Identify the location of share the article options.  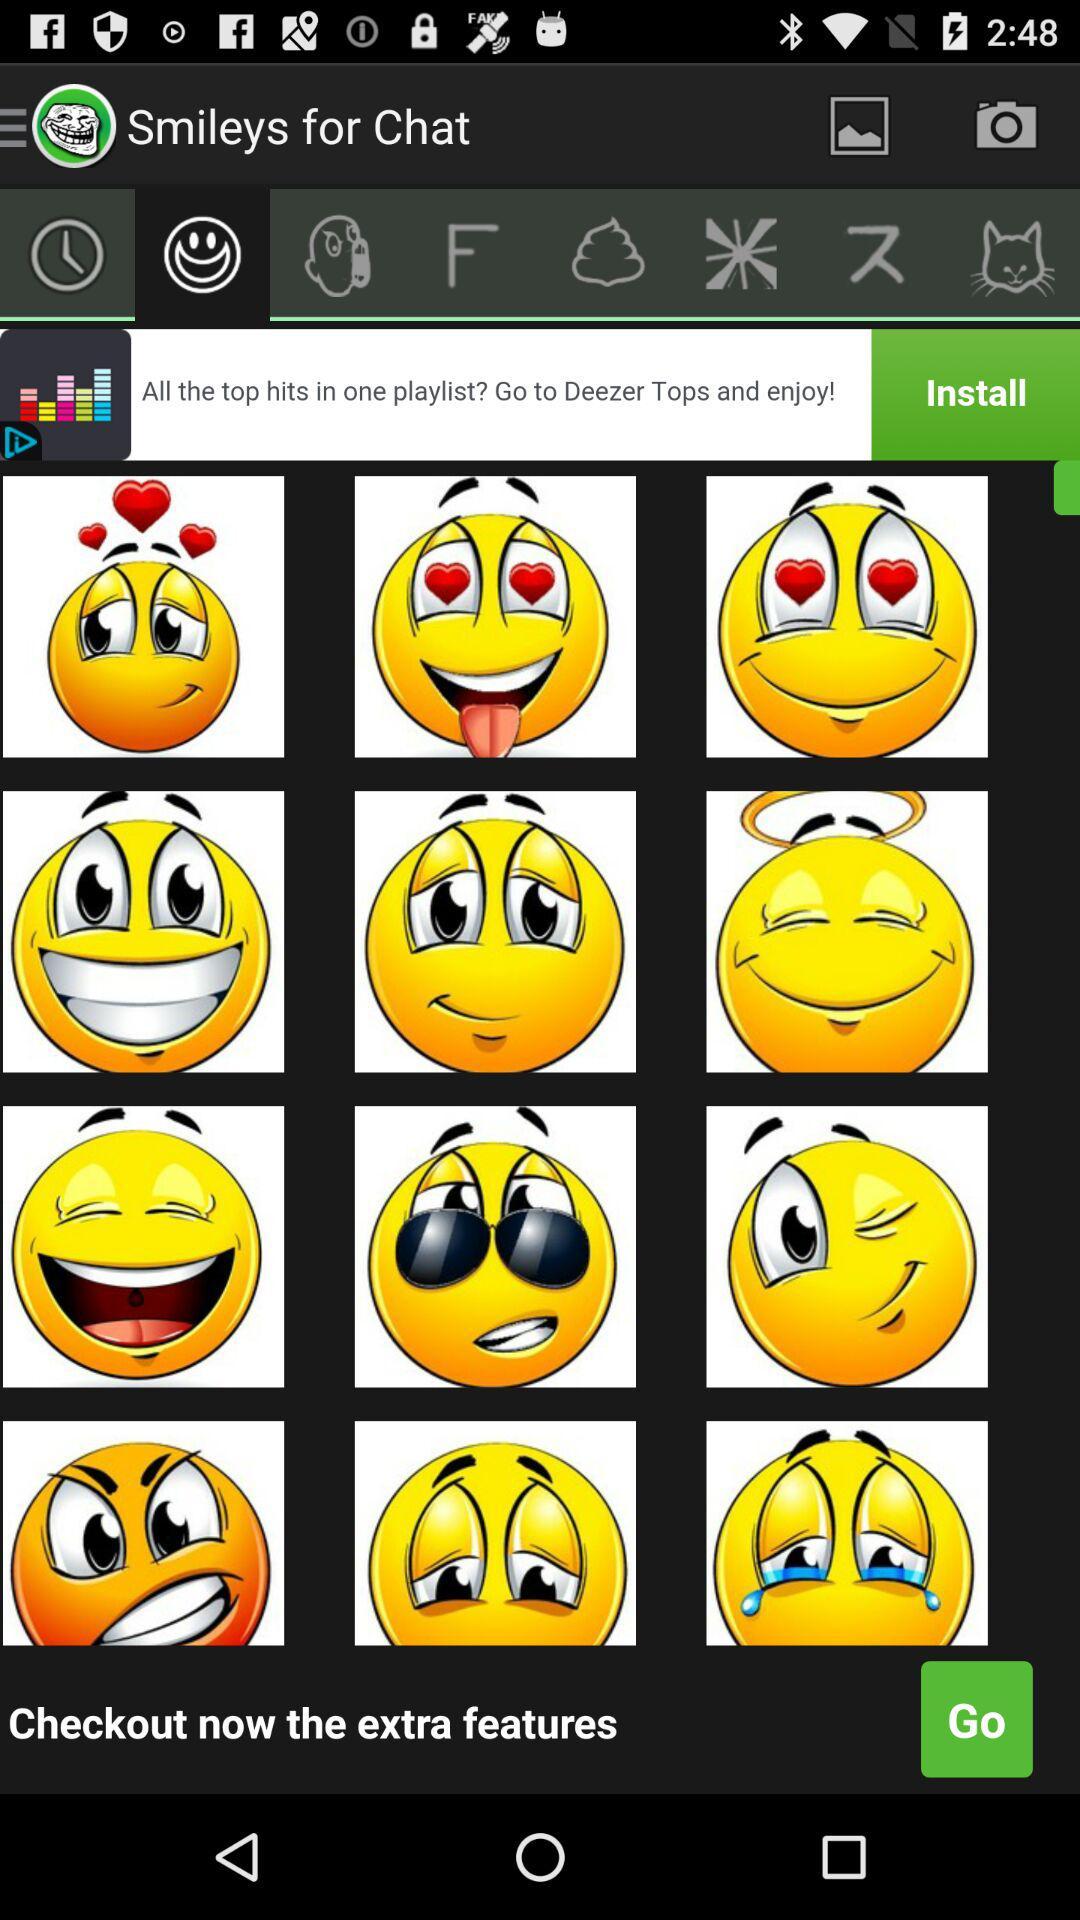
(742, 253).